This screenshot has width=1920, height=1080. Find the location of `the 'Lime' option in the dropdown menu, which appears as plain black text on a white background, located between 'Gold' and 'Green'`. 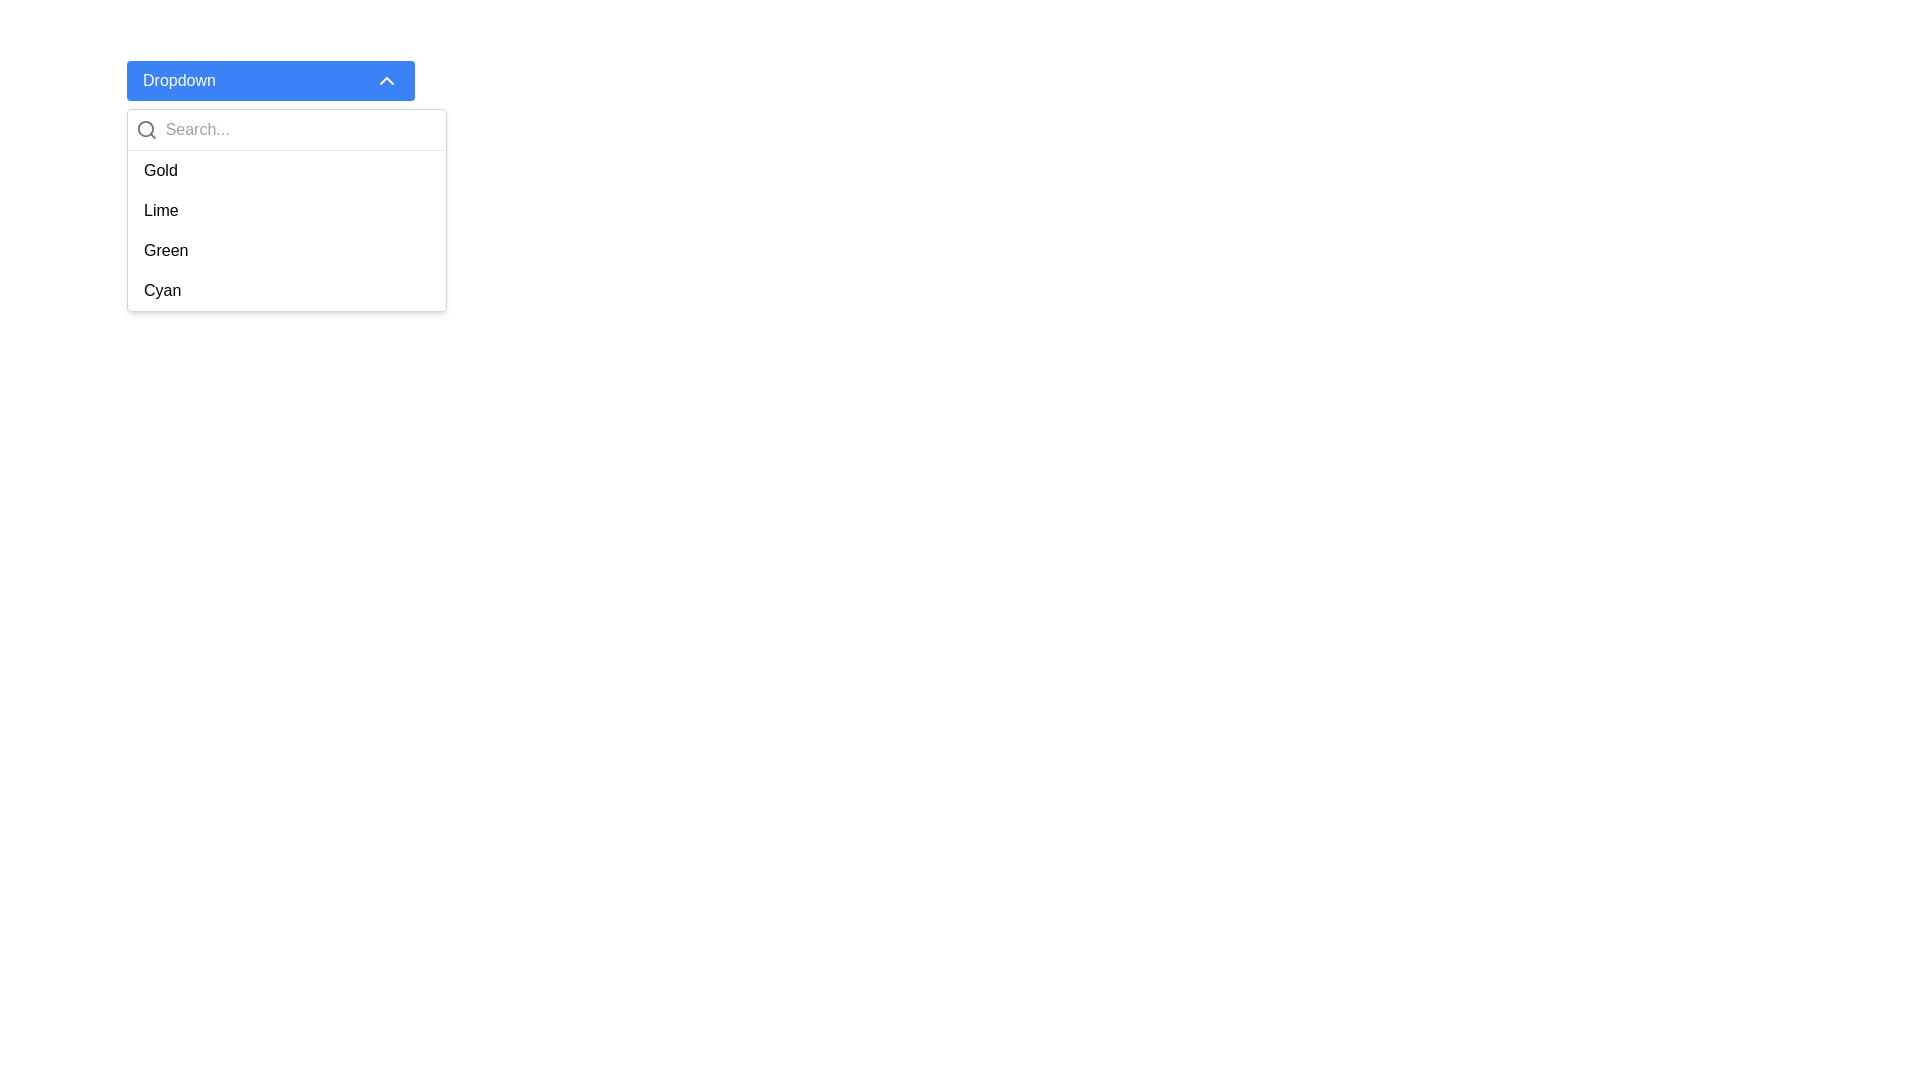

the 'Lime' option in the dropdown menu, which appears as plain black text on a white background, located between 'Gold' and 'Green' is located at coordinates (161, 211).